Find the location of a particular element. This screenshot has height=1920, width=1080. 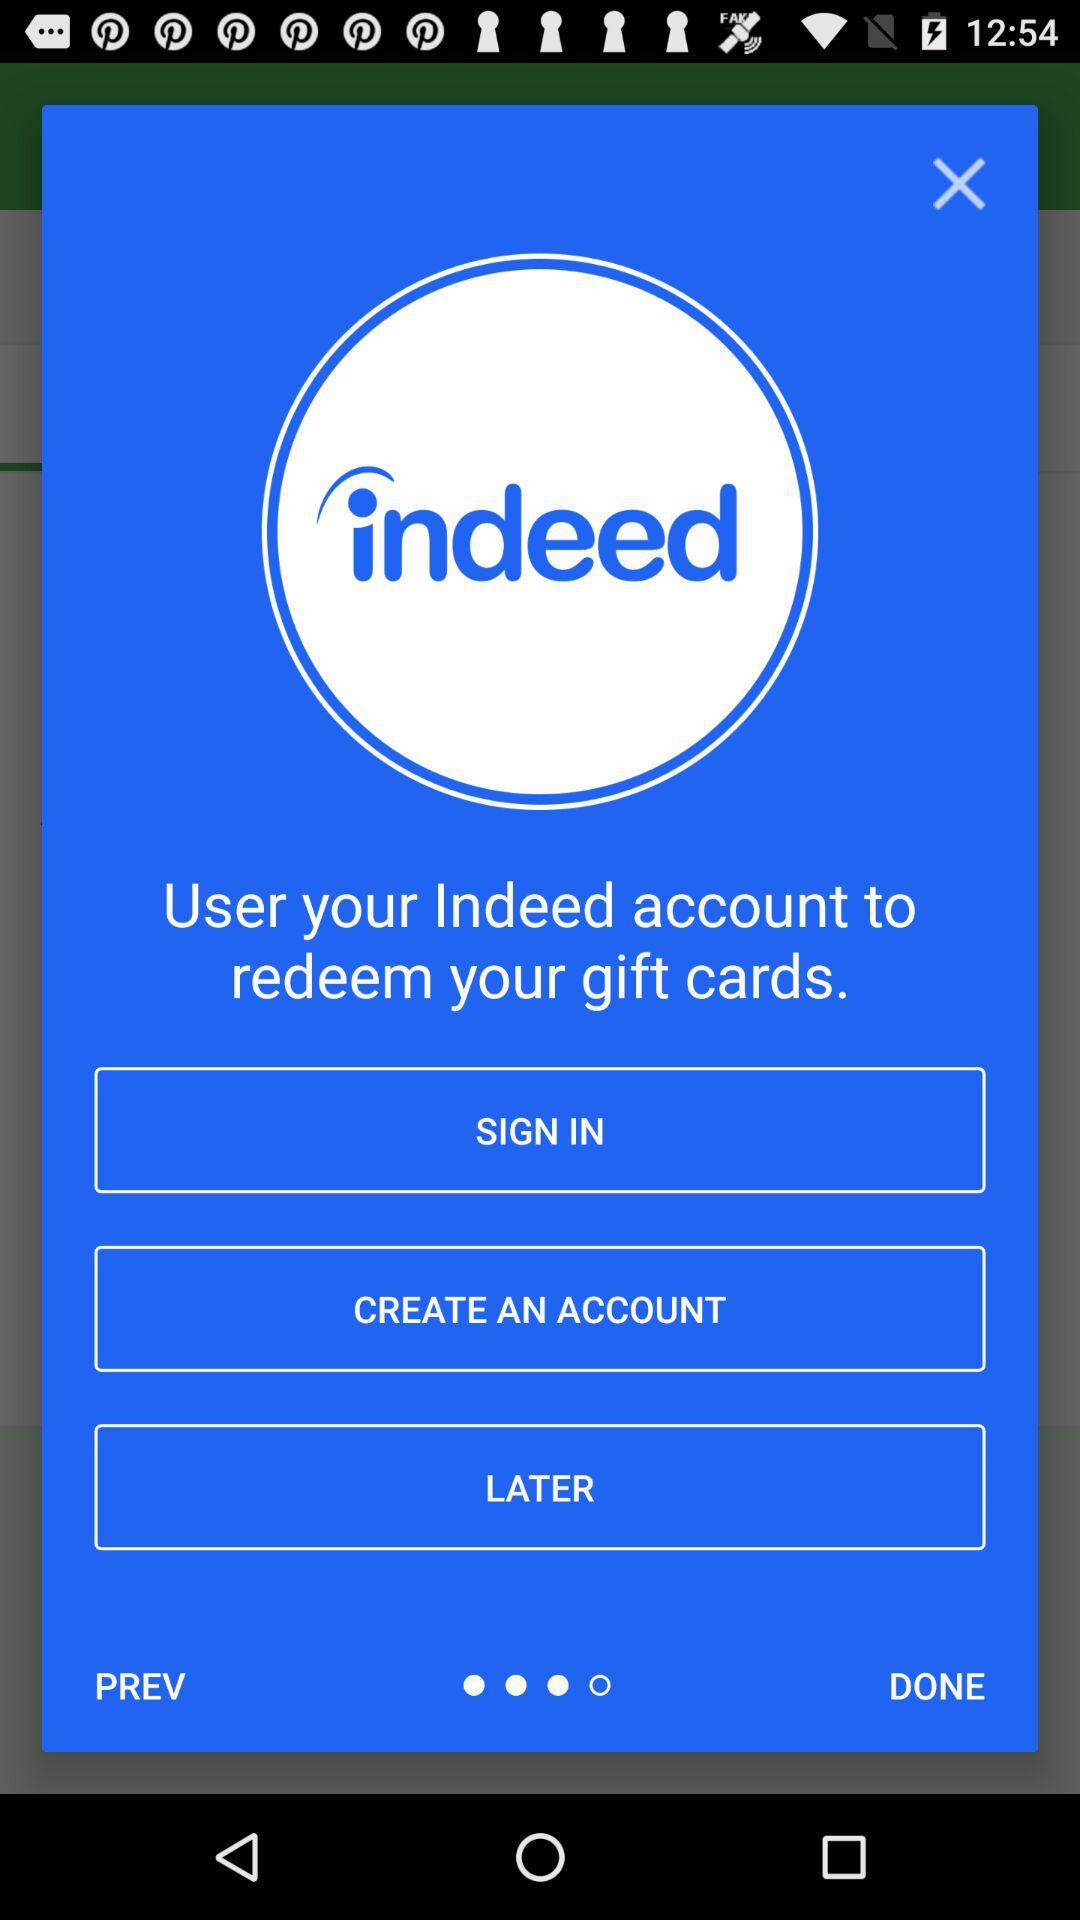

the icon at the bottom left corner is located at coordinates (139, 1684).